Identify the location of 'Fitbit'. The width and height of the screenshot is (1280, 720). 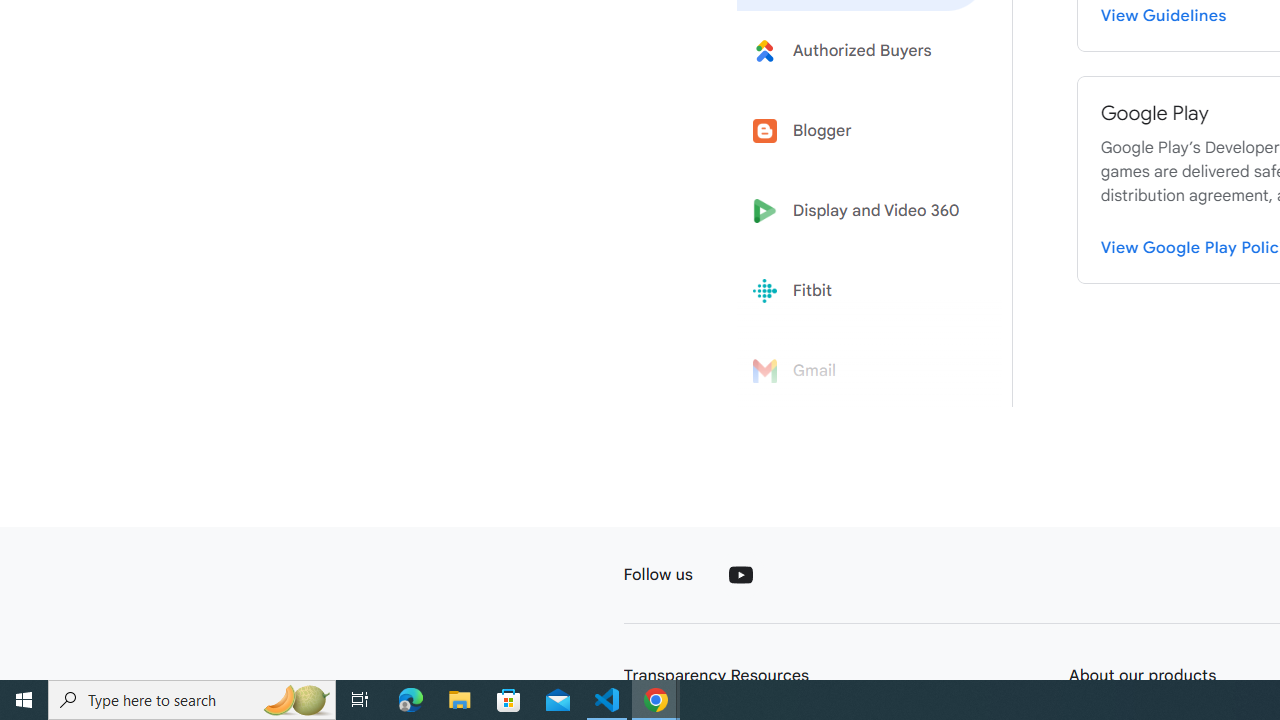
(862, 291).